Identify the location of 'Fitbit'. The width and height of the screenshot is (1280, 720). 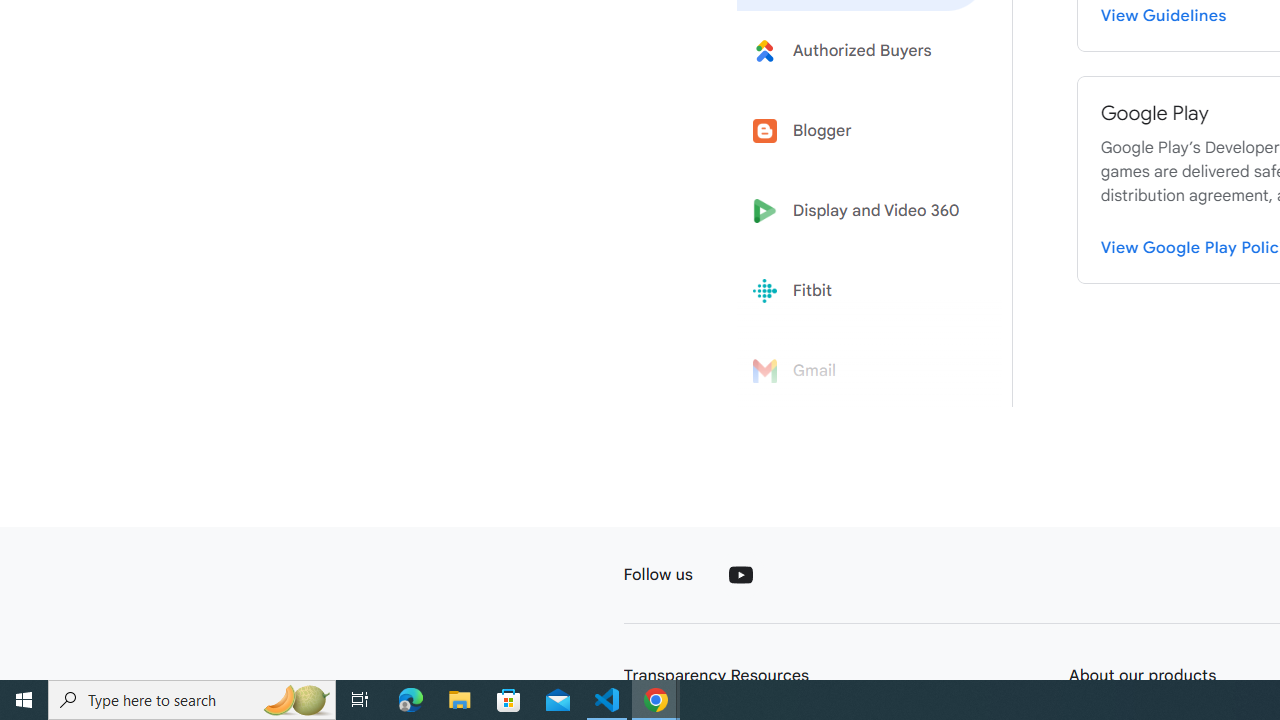
(862, 291).